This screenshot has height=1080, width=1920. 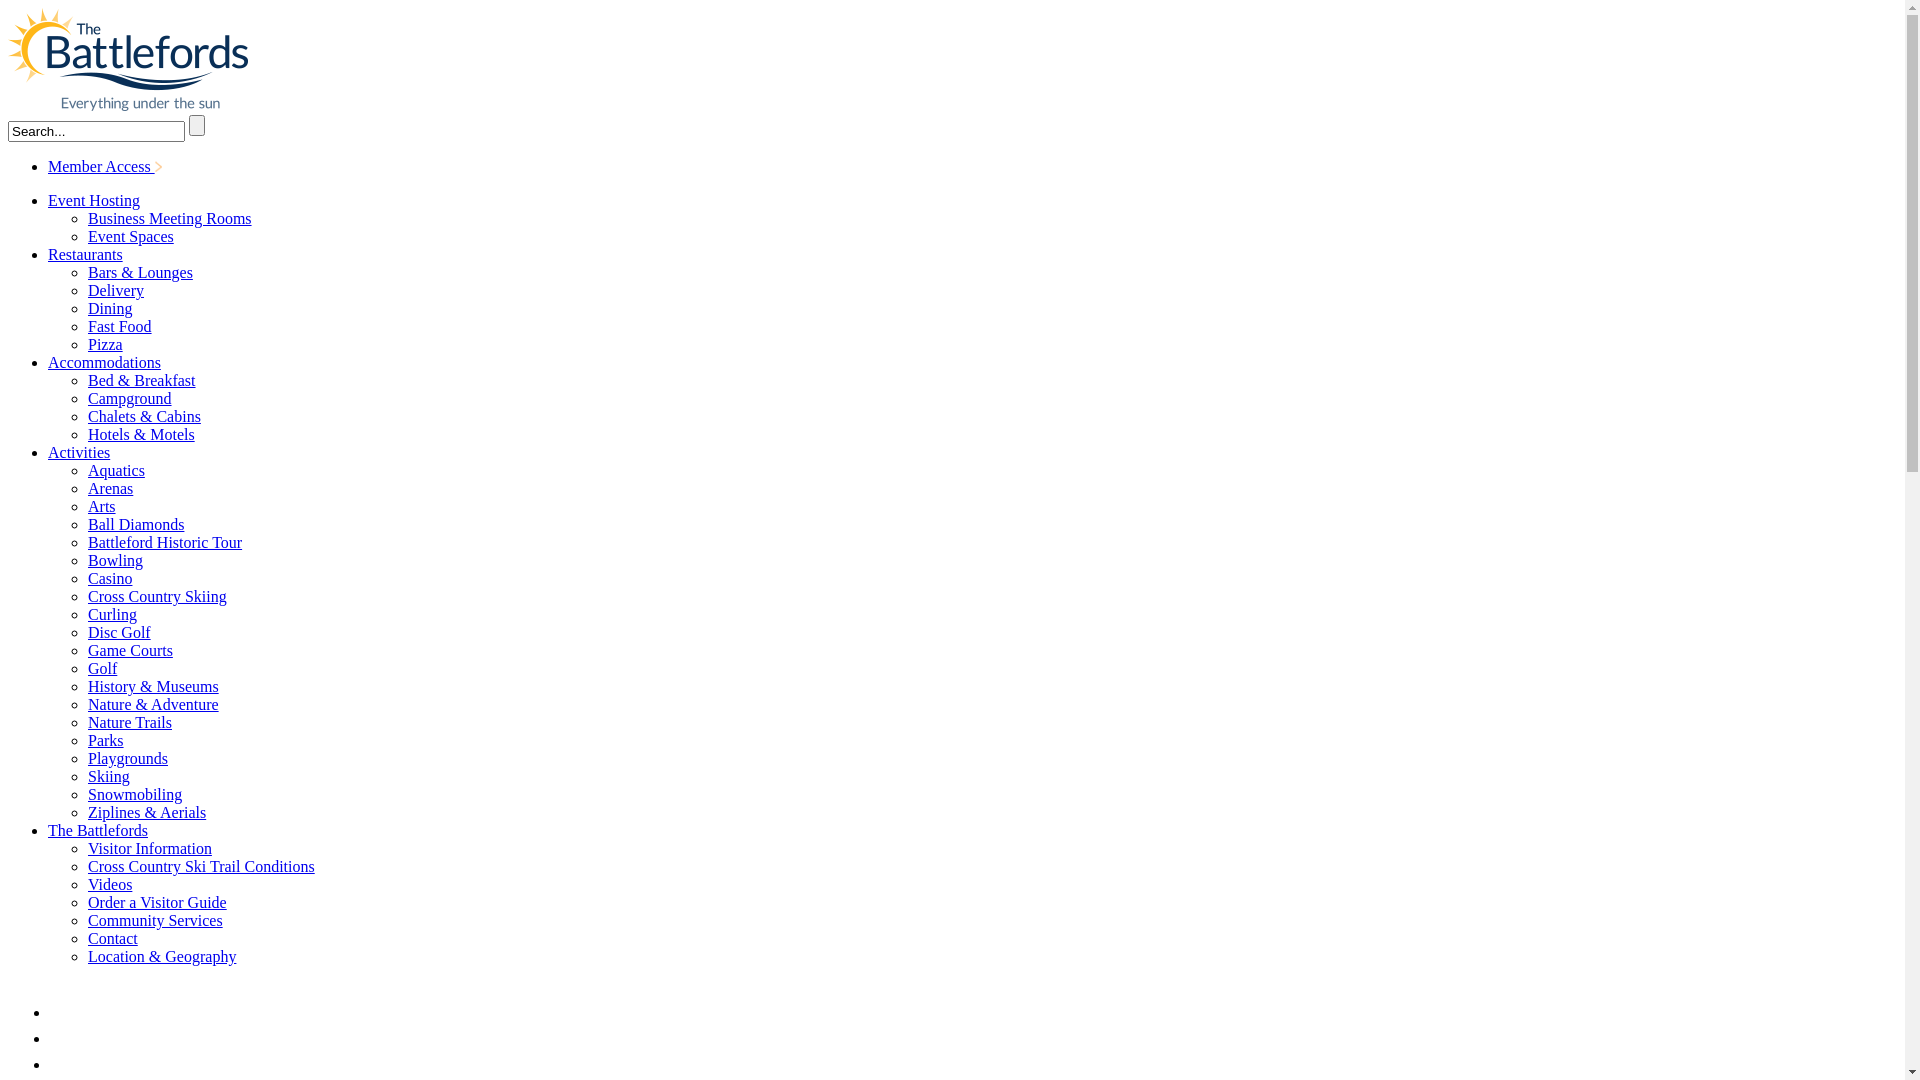 I want to click on 'Business Meeting Rooms', so click(x=86, y=218).